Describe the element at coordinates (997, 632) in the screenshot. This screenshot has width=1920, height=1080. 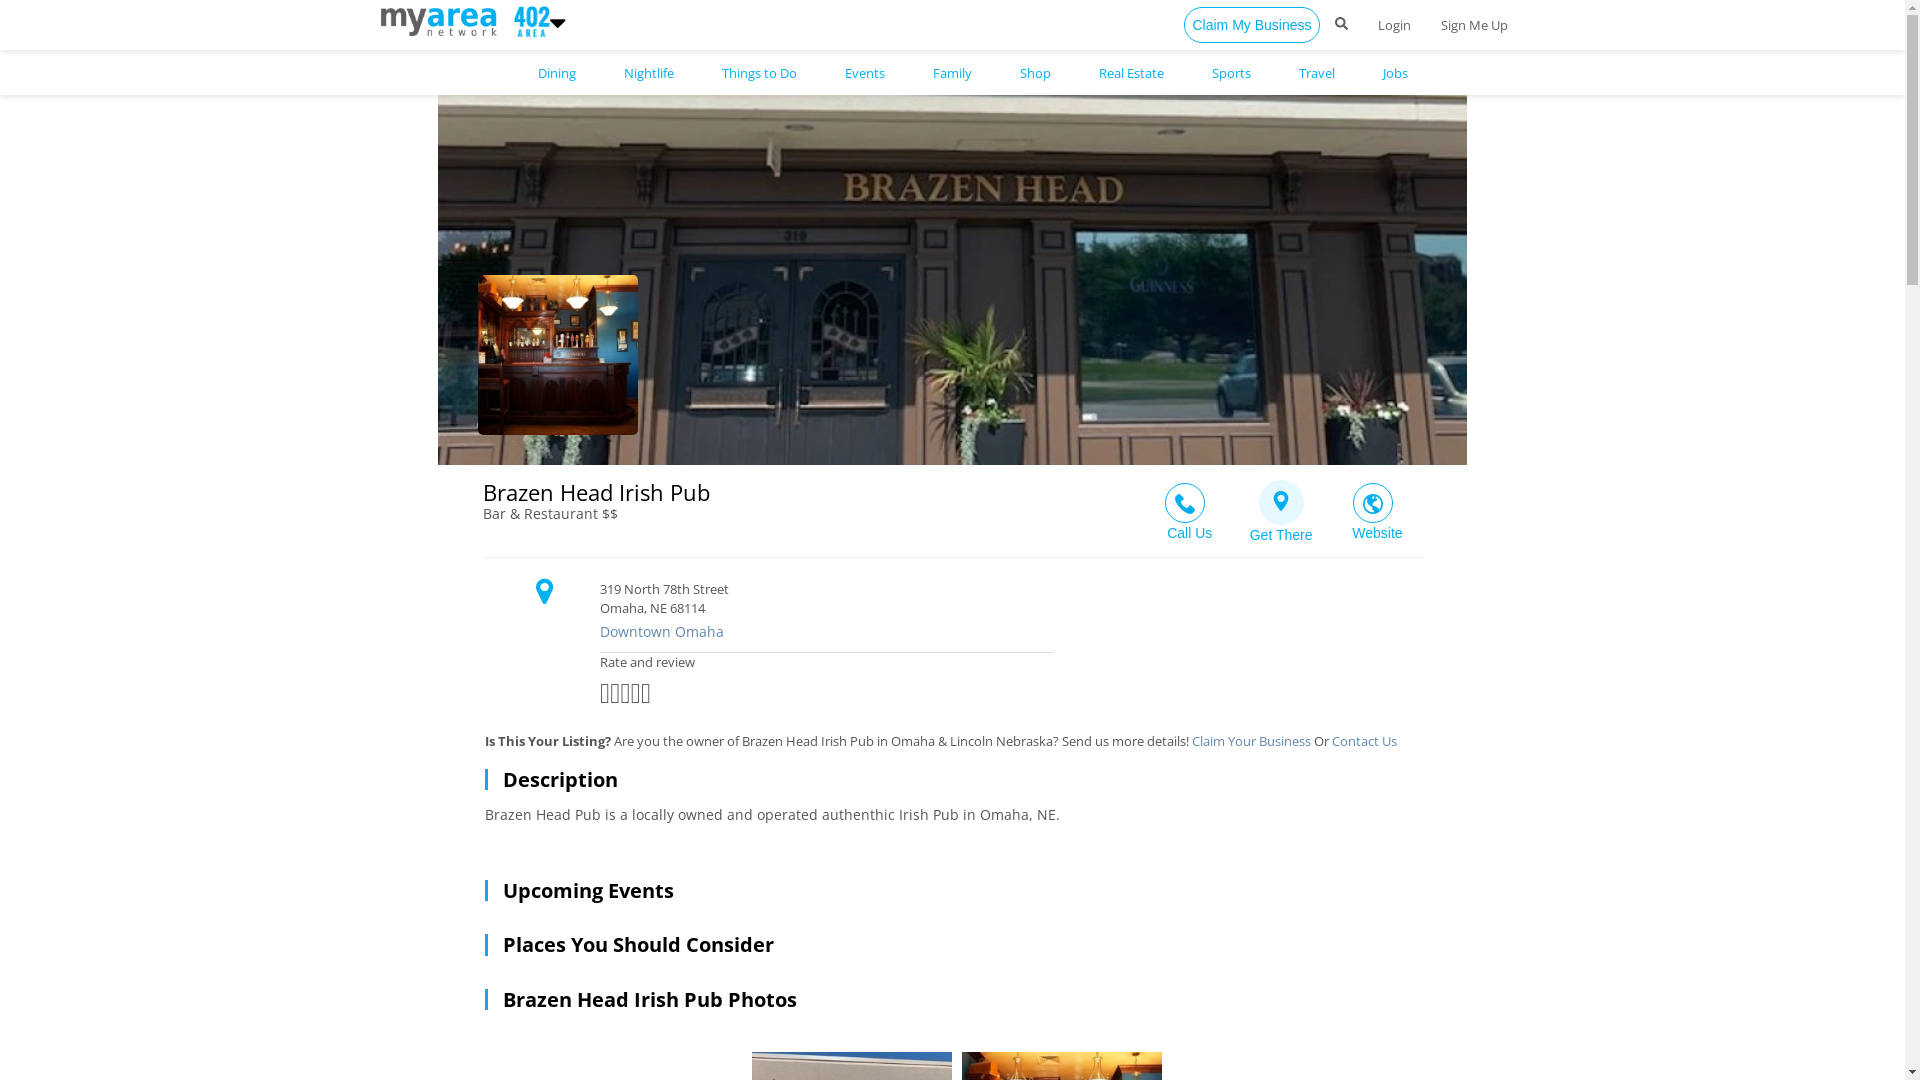
I see `'Downtown Omaha'` at that location.